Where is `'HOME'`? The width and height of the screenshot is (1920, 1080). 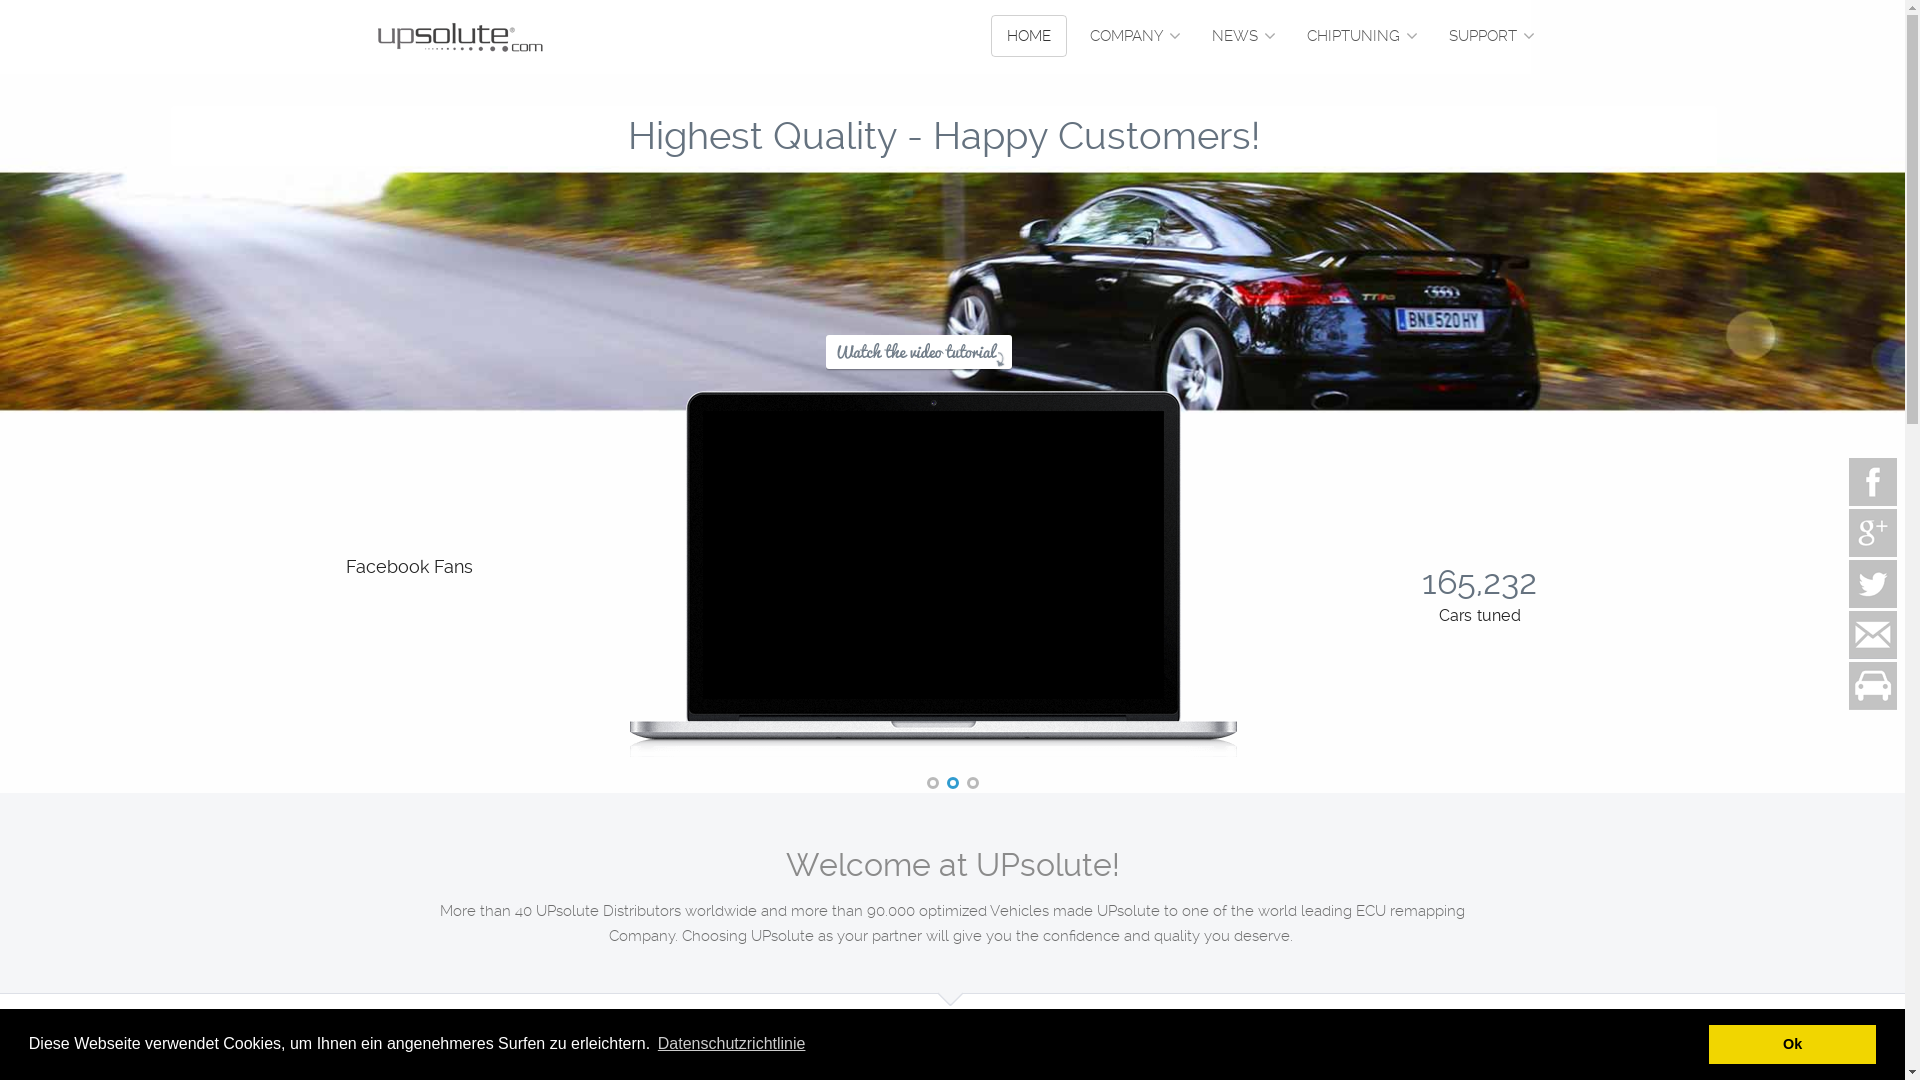 'HOME' is located at coordinates (989, 35).